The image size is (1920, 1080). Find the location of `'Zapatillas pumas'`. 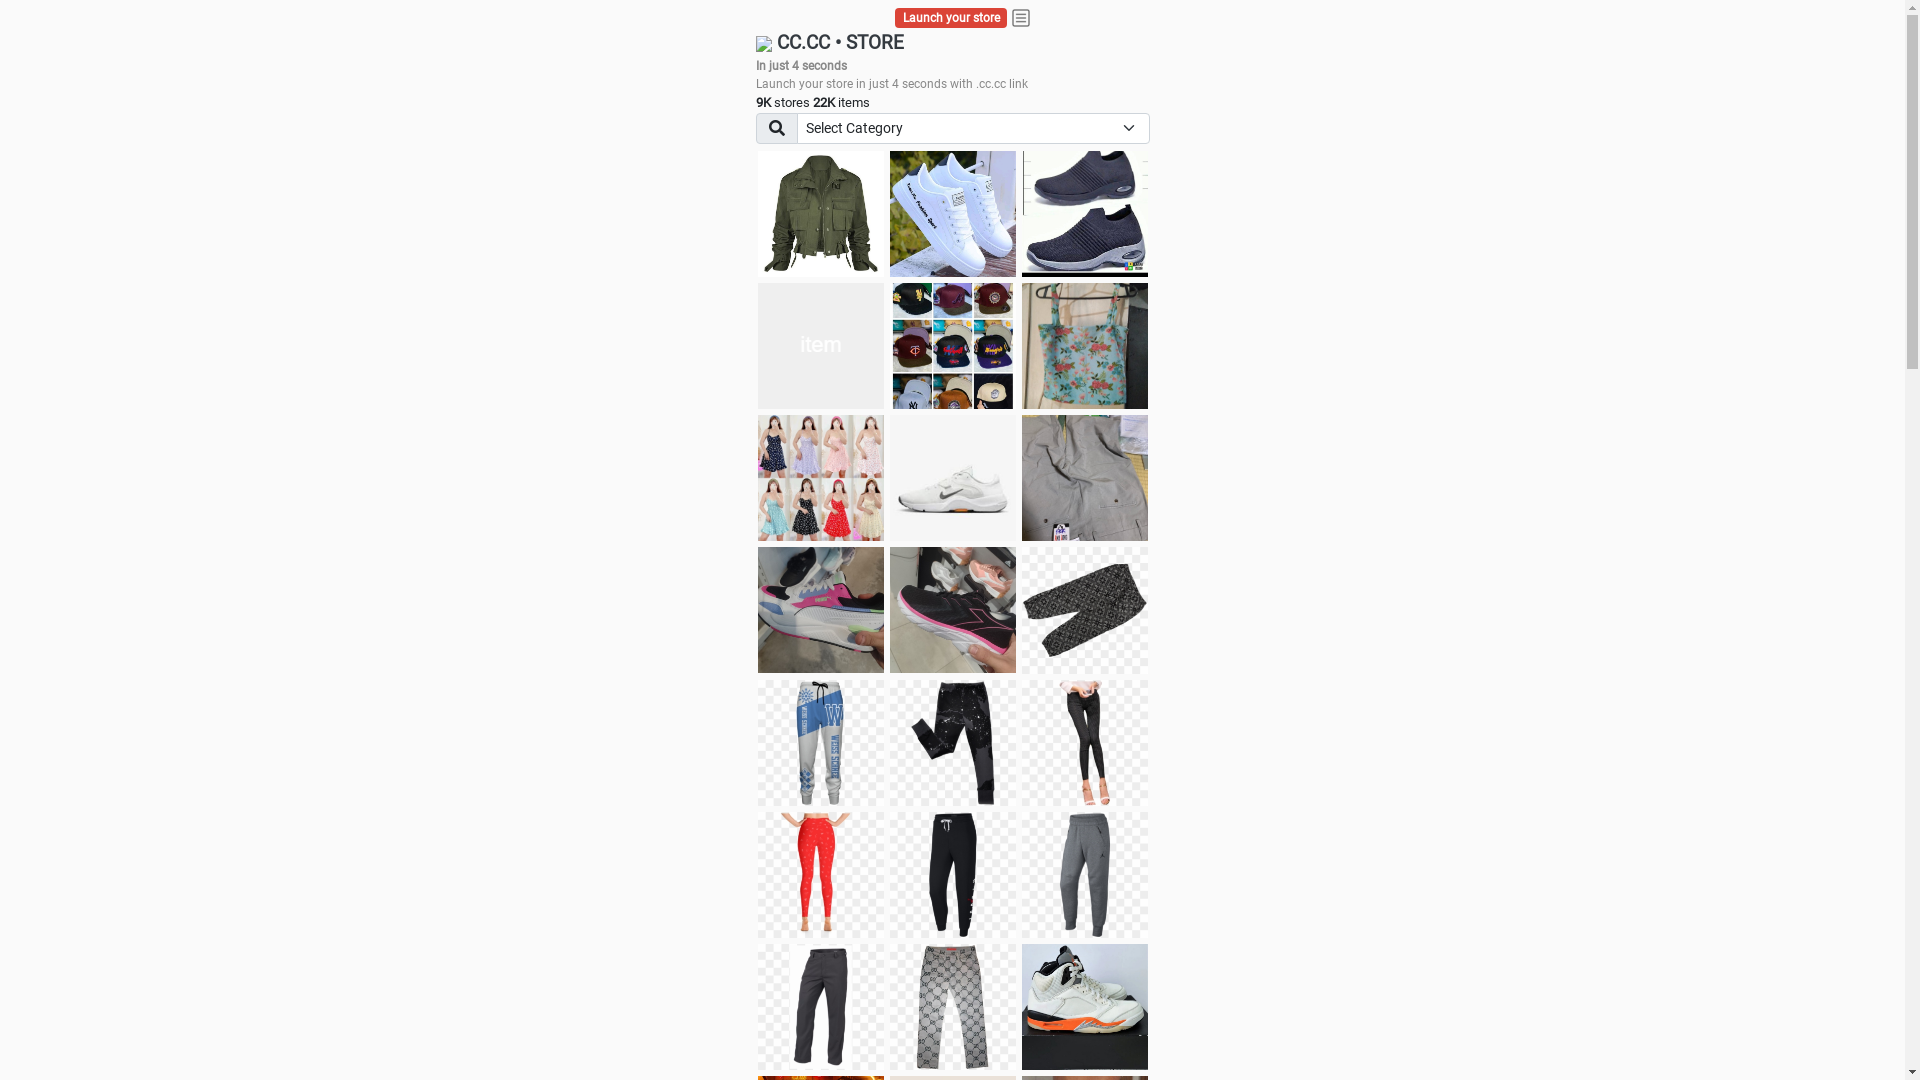

'Zapatillas pumas' is located at coordinates (820, 608).